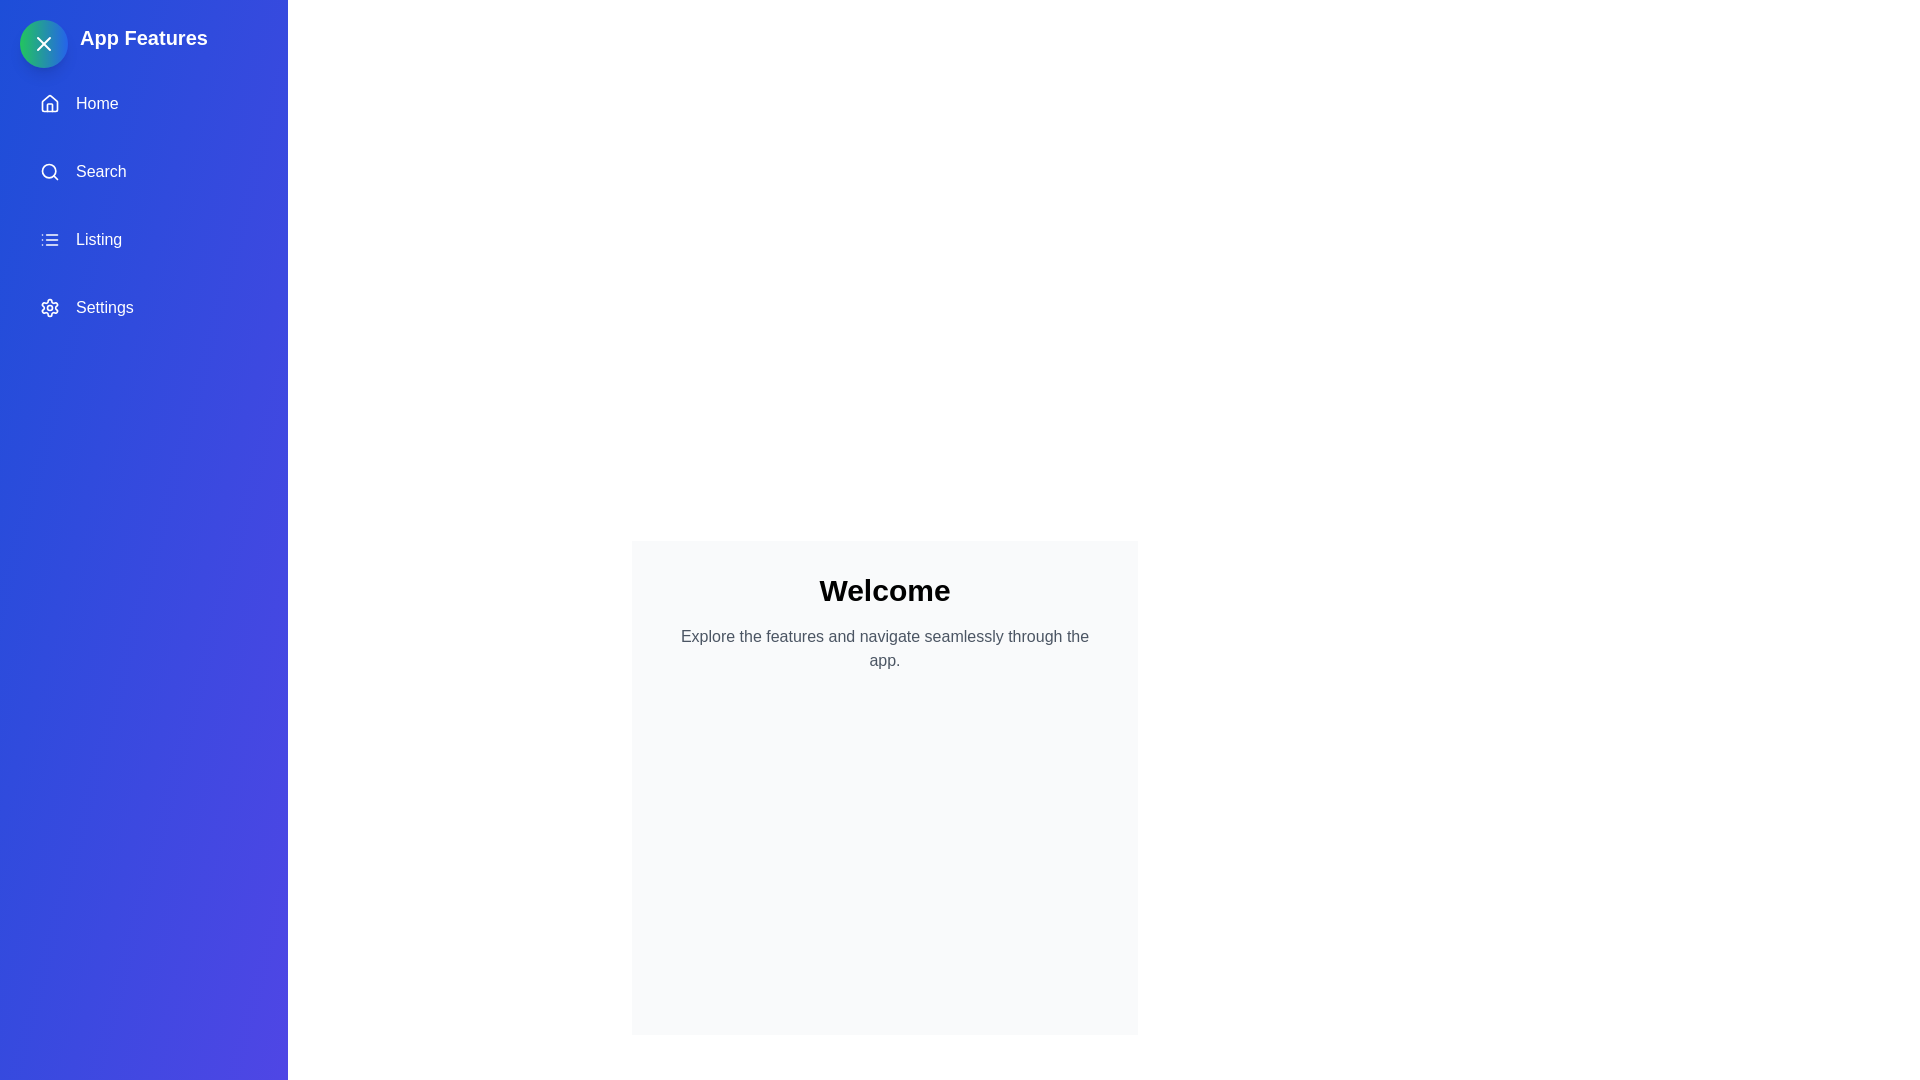 Image resolution: width=1920 pixels, height=1080 pixels. Describe the element at coordinates (43, 43) in the screenshot. I see `the toggle button at the top-left corner to toggle the drawer's state` at that location.